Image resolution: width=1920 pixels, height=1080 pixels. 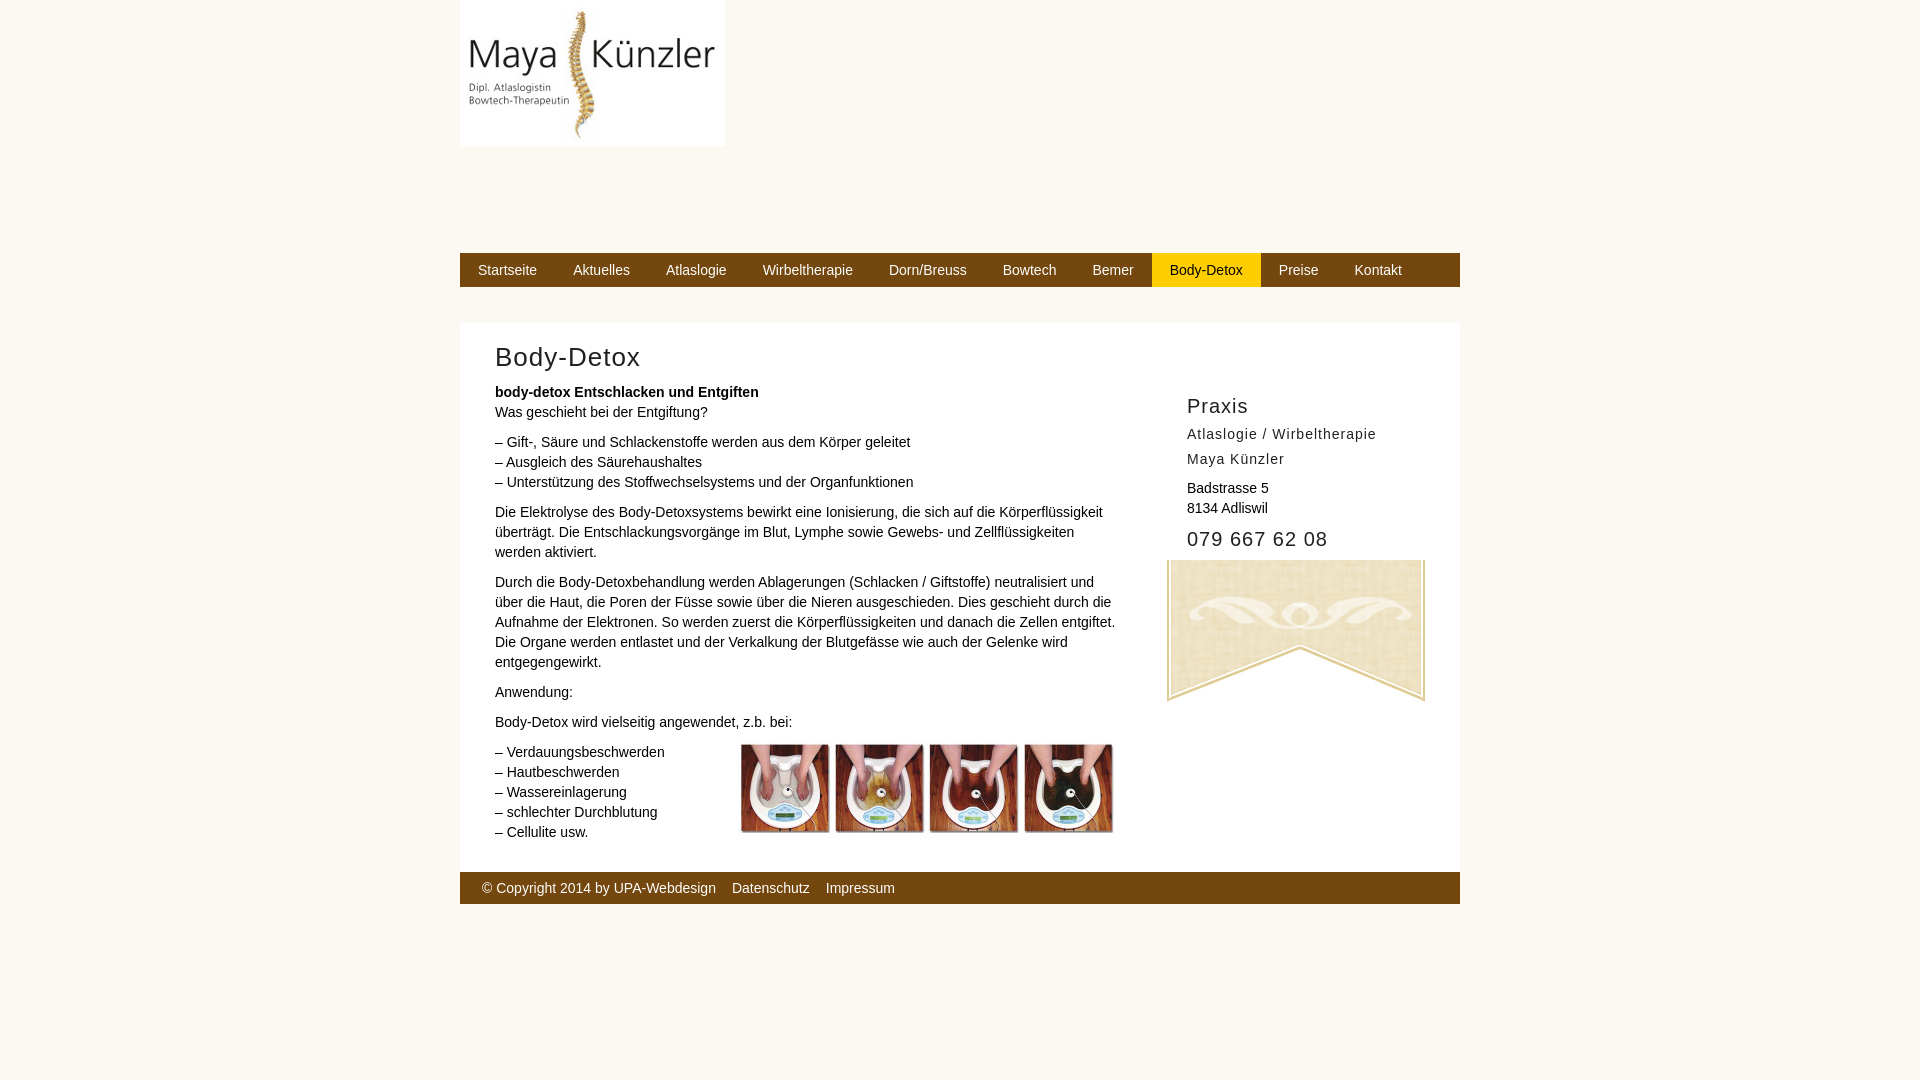 What do you see at coordinates (770, 886) in the screenshot?
I see `'Datenschutz'` at bounding box center [770, 886].